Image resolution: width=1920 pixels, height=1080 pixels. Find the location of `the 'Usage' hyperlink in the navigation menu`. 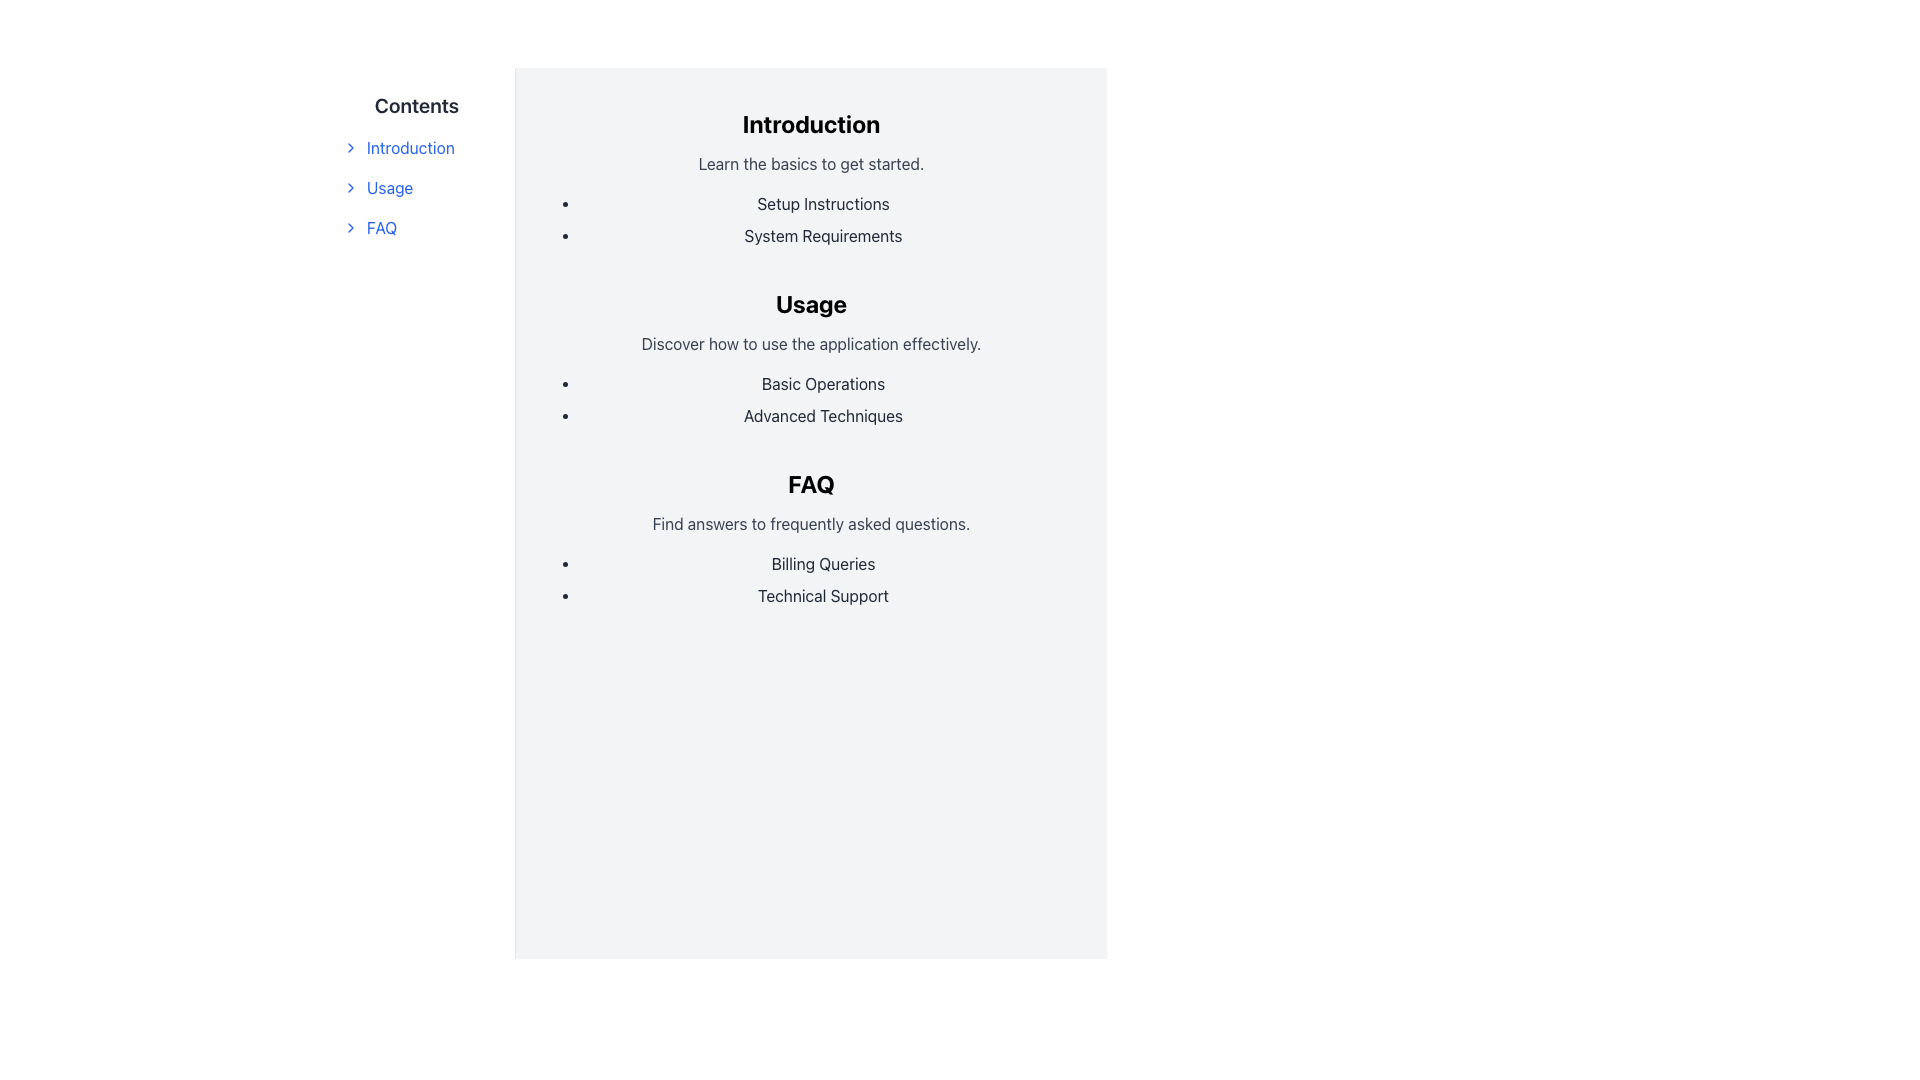

the 'Usage' hyperlink in the navigation menu is located at coordinates (416, 188).